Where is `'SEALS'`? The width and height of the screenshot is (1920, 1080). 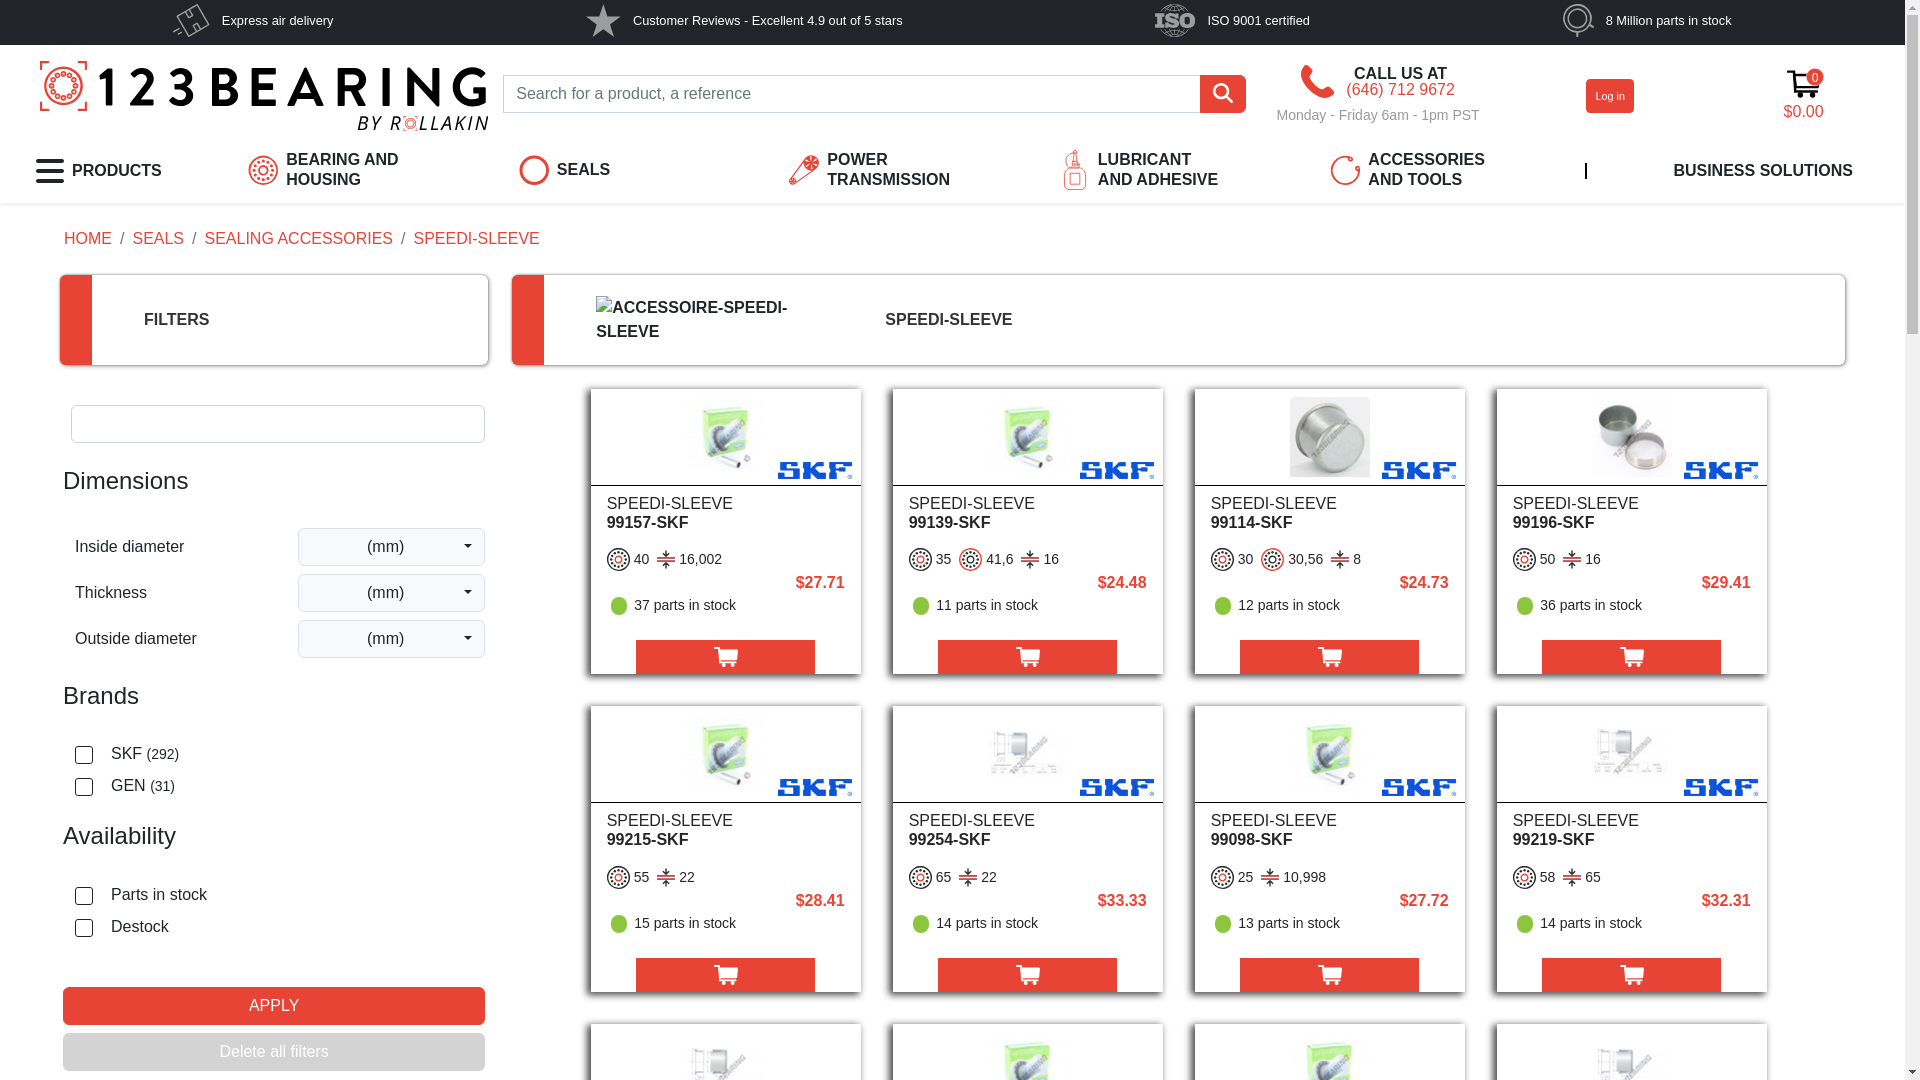 'SEALS' is located at coordinates (131, 237).